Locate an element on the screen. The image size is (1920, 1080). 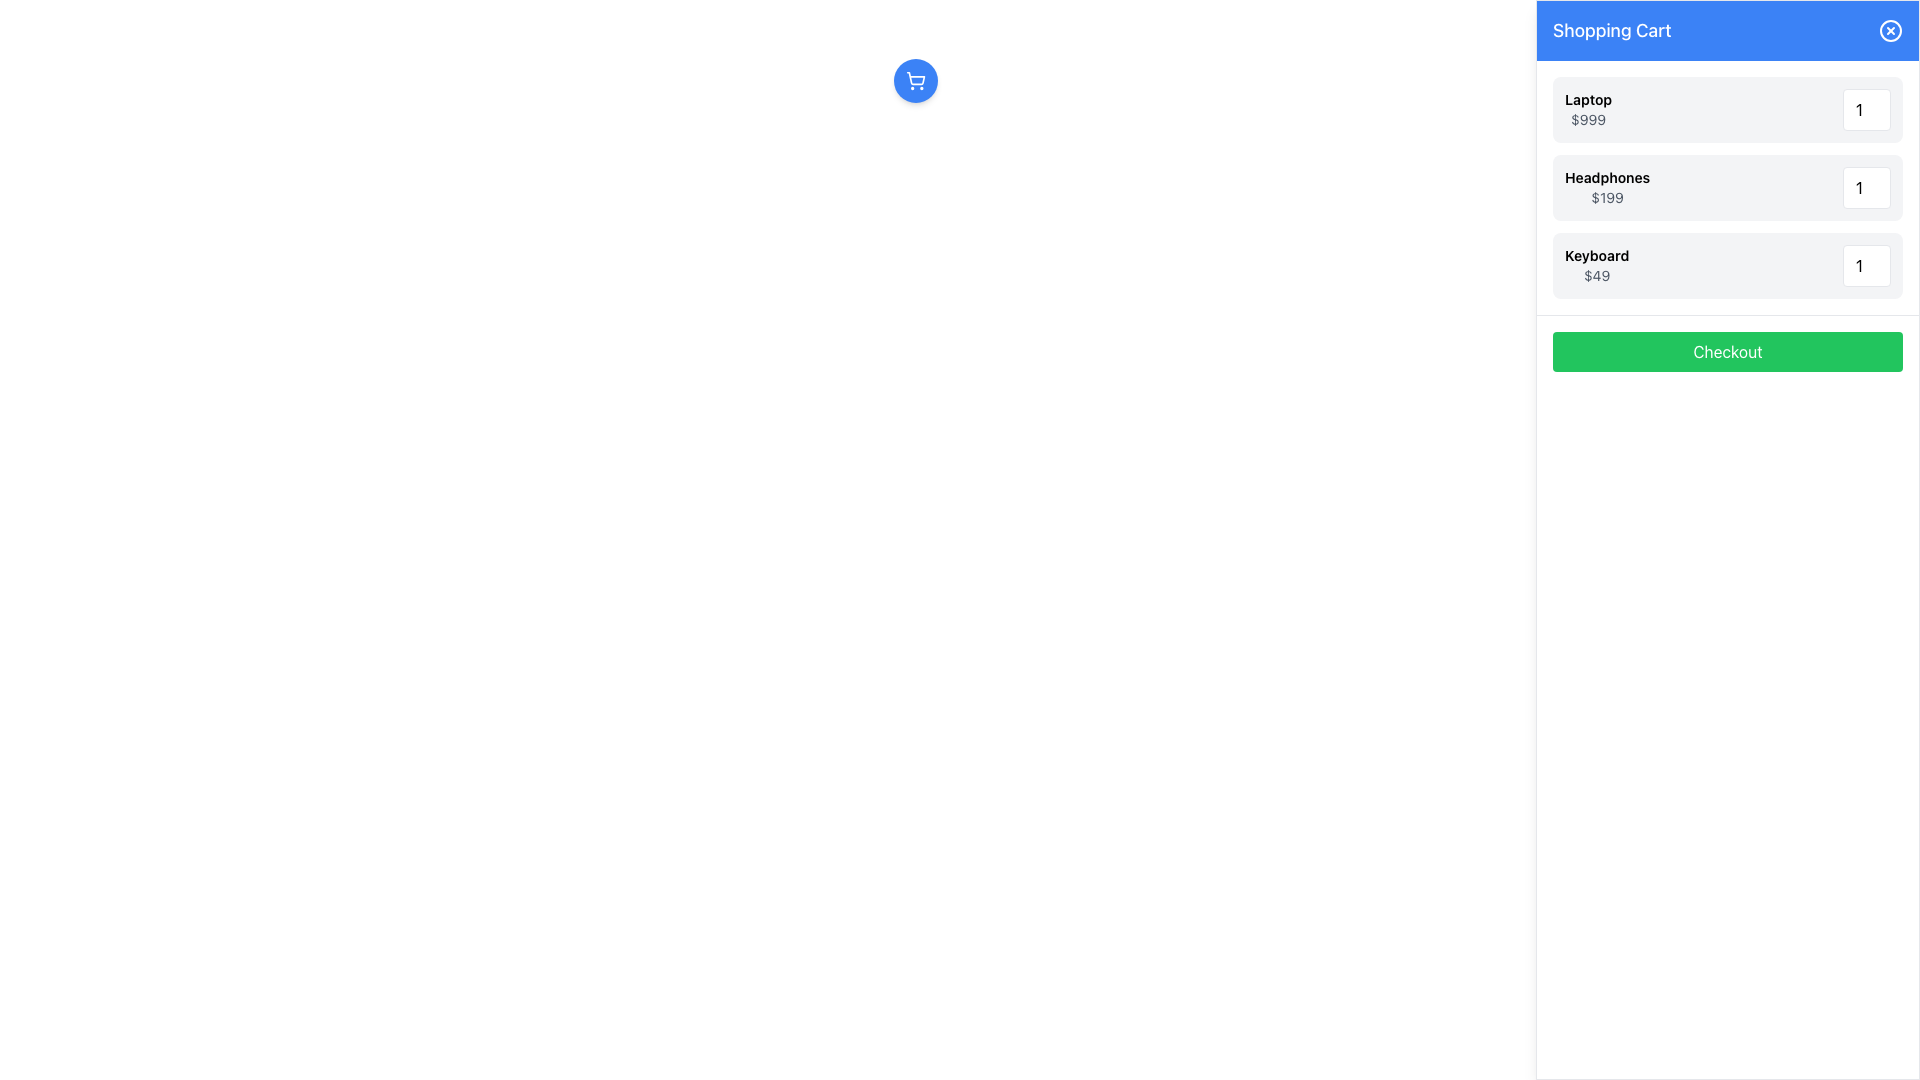
the price display text label located under the product name 'Headphones' in the shopping cart interface, positioned between the 'Laptop' and 'Keyboard' entries is located at coordinates (1607, 197).